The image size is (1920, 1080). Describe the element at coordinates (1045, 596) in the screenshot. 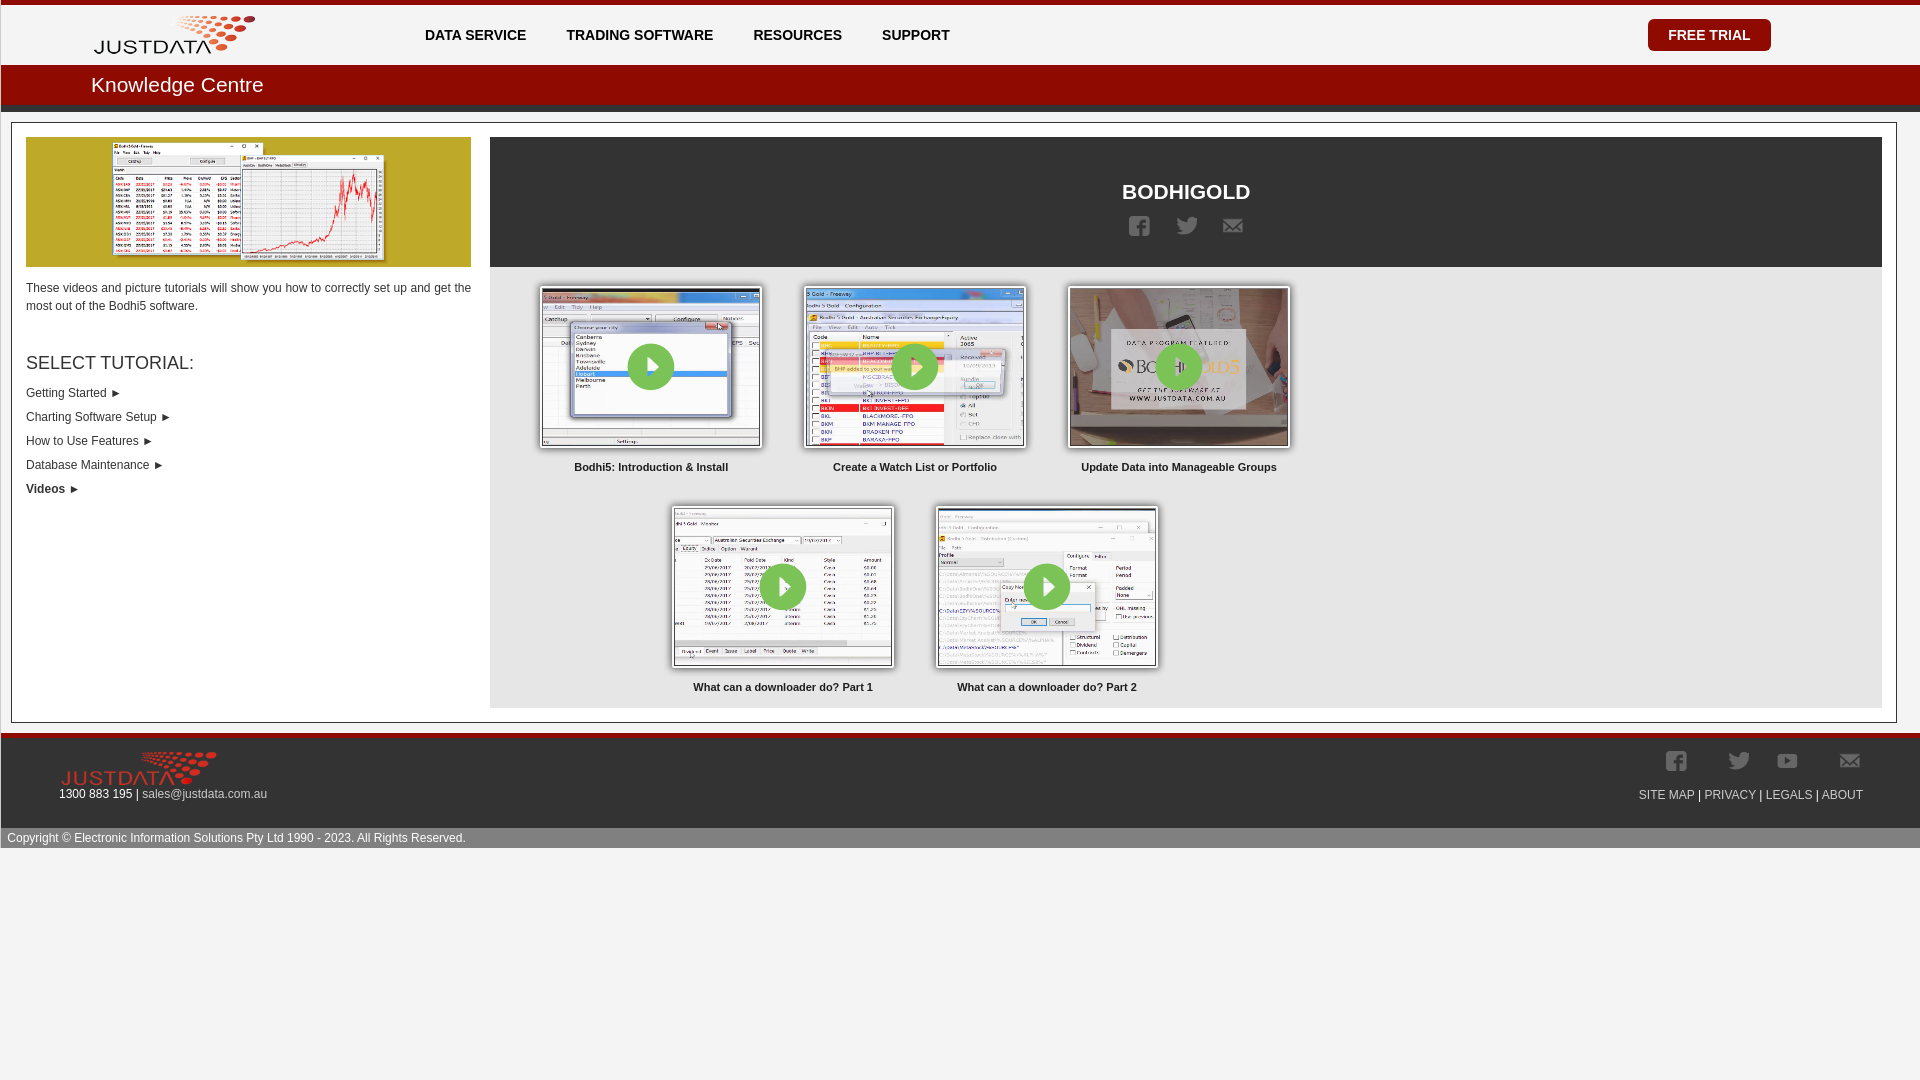

I see `'What can a downloader do? Part 2'` at that location.